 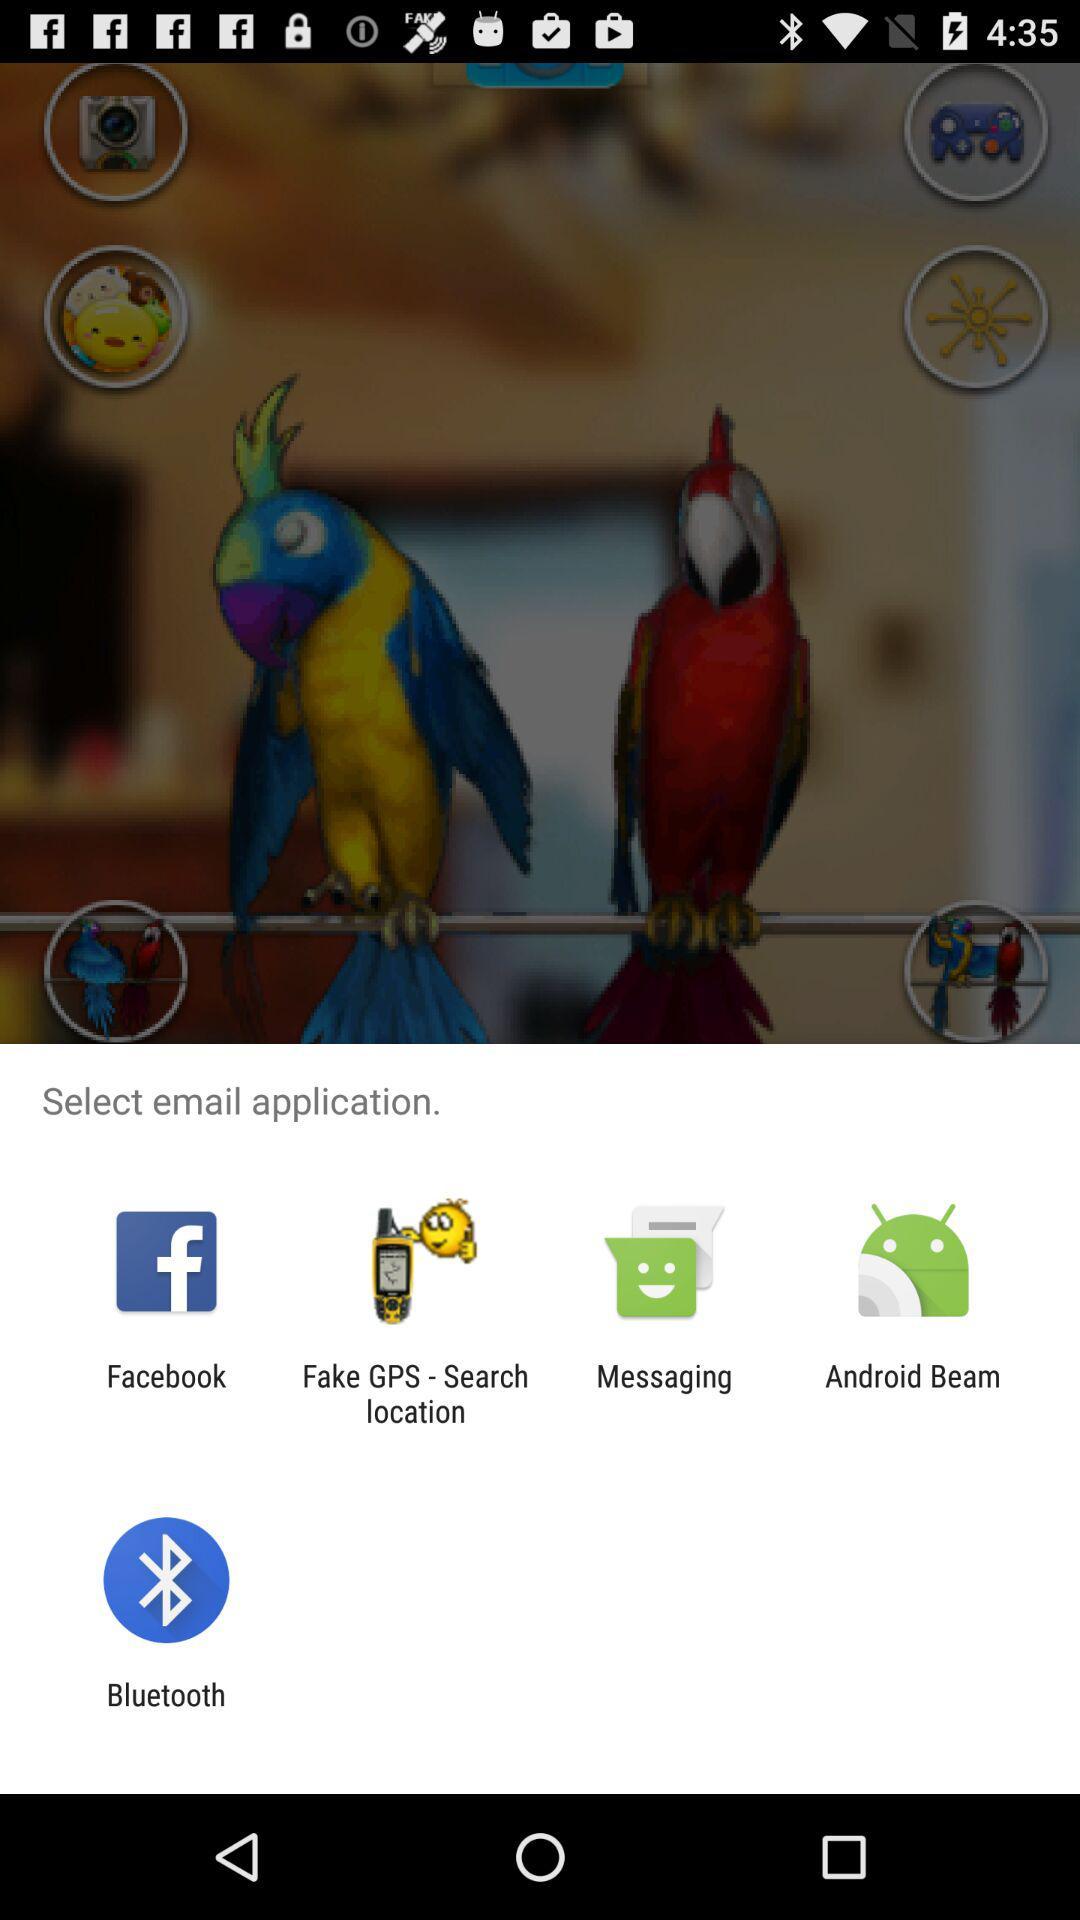 I want to click on bluetooth icon, so click(x=165, y=1711).